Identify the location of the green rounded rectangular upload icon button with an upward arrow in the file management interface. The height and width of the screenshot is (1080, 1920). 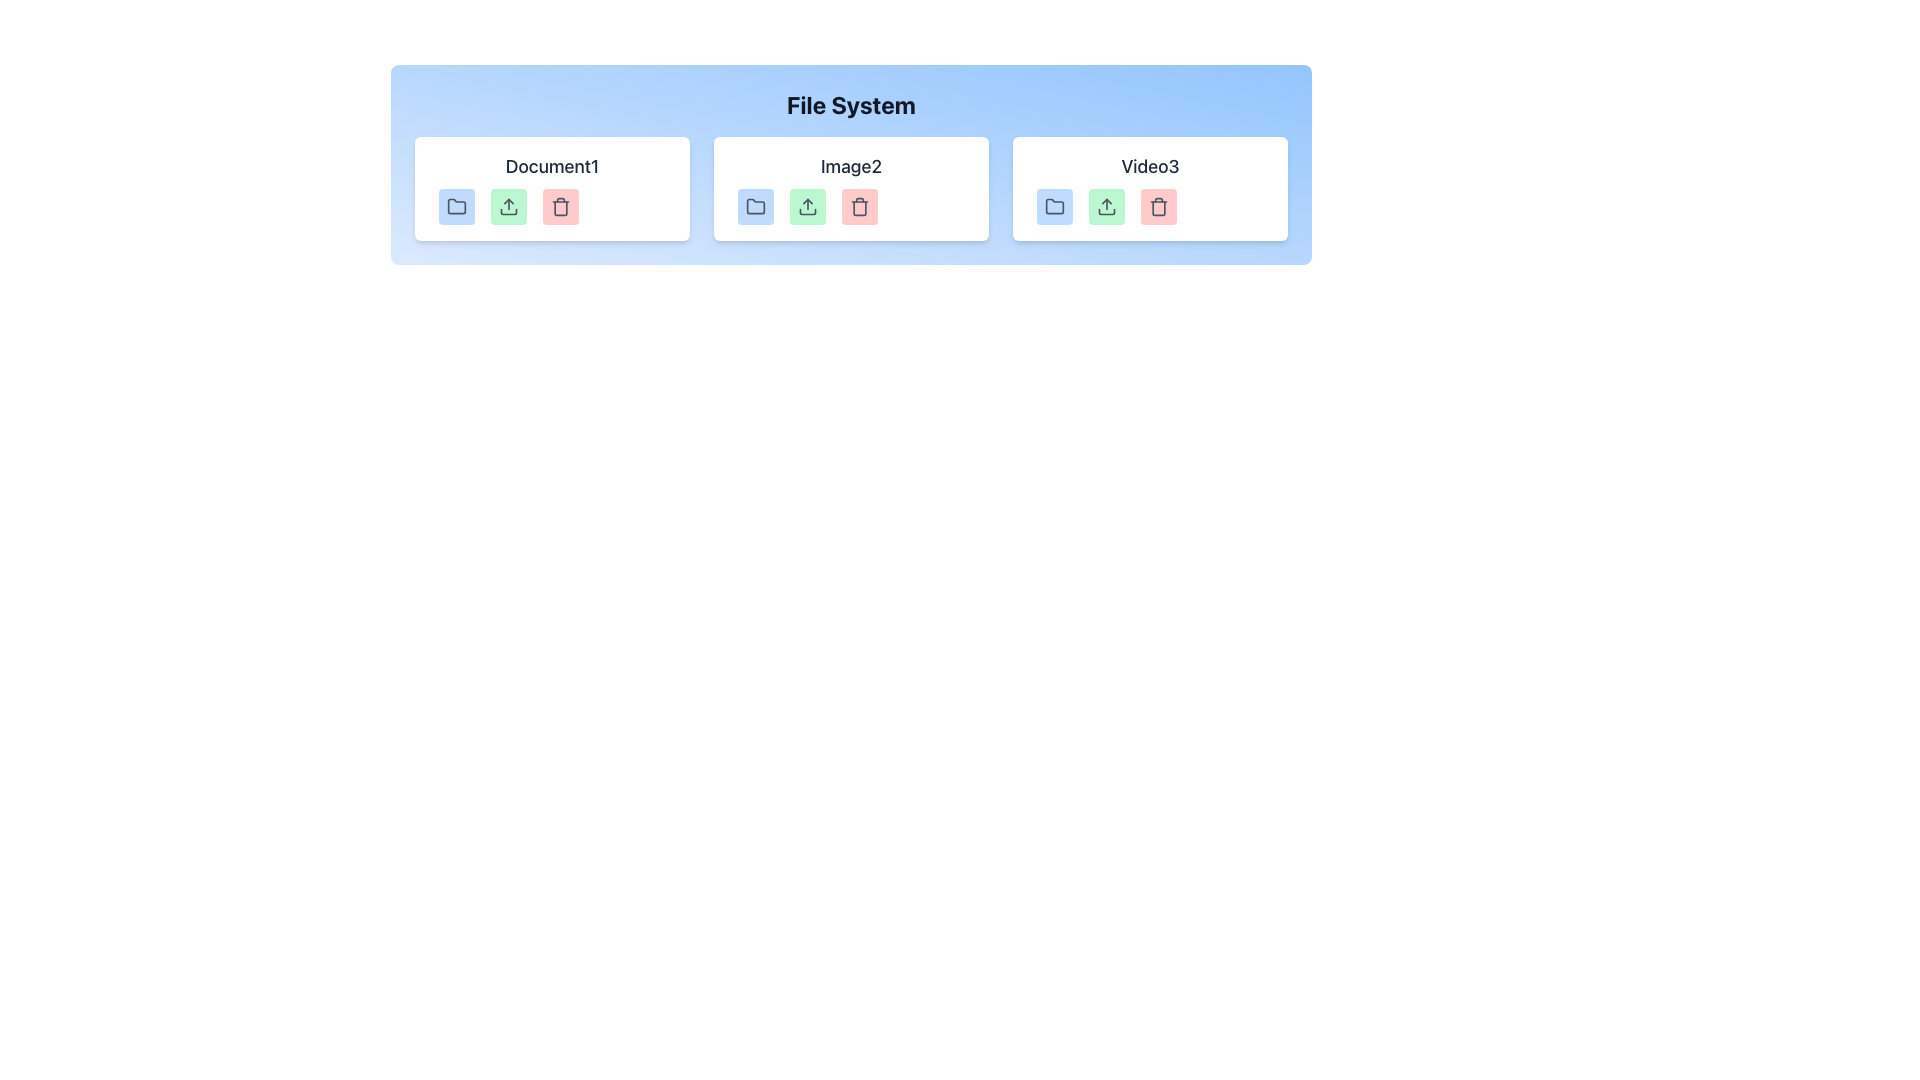
(508, 207).